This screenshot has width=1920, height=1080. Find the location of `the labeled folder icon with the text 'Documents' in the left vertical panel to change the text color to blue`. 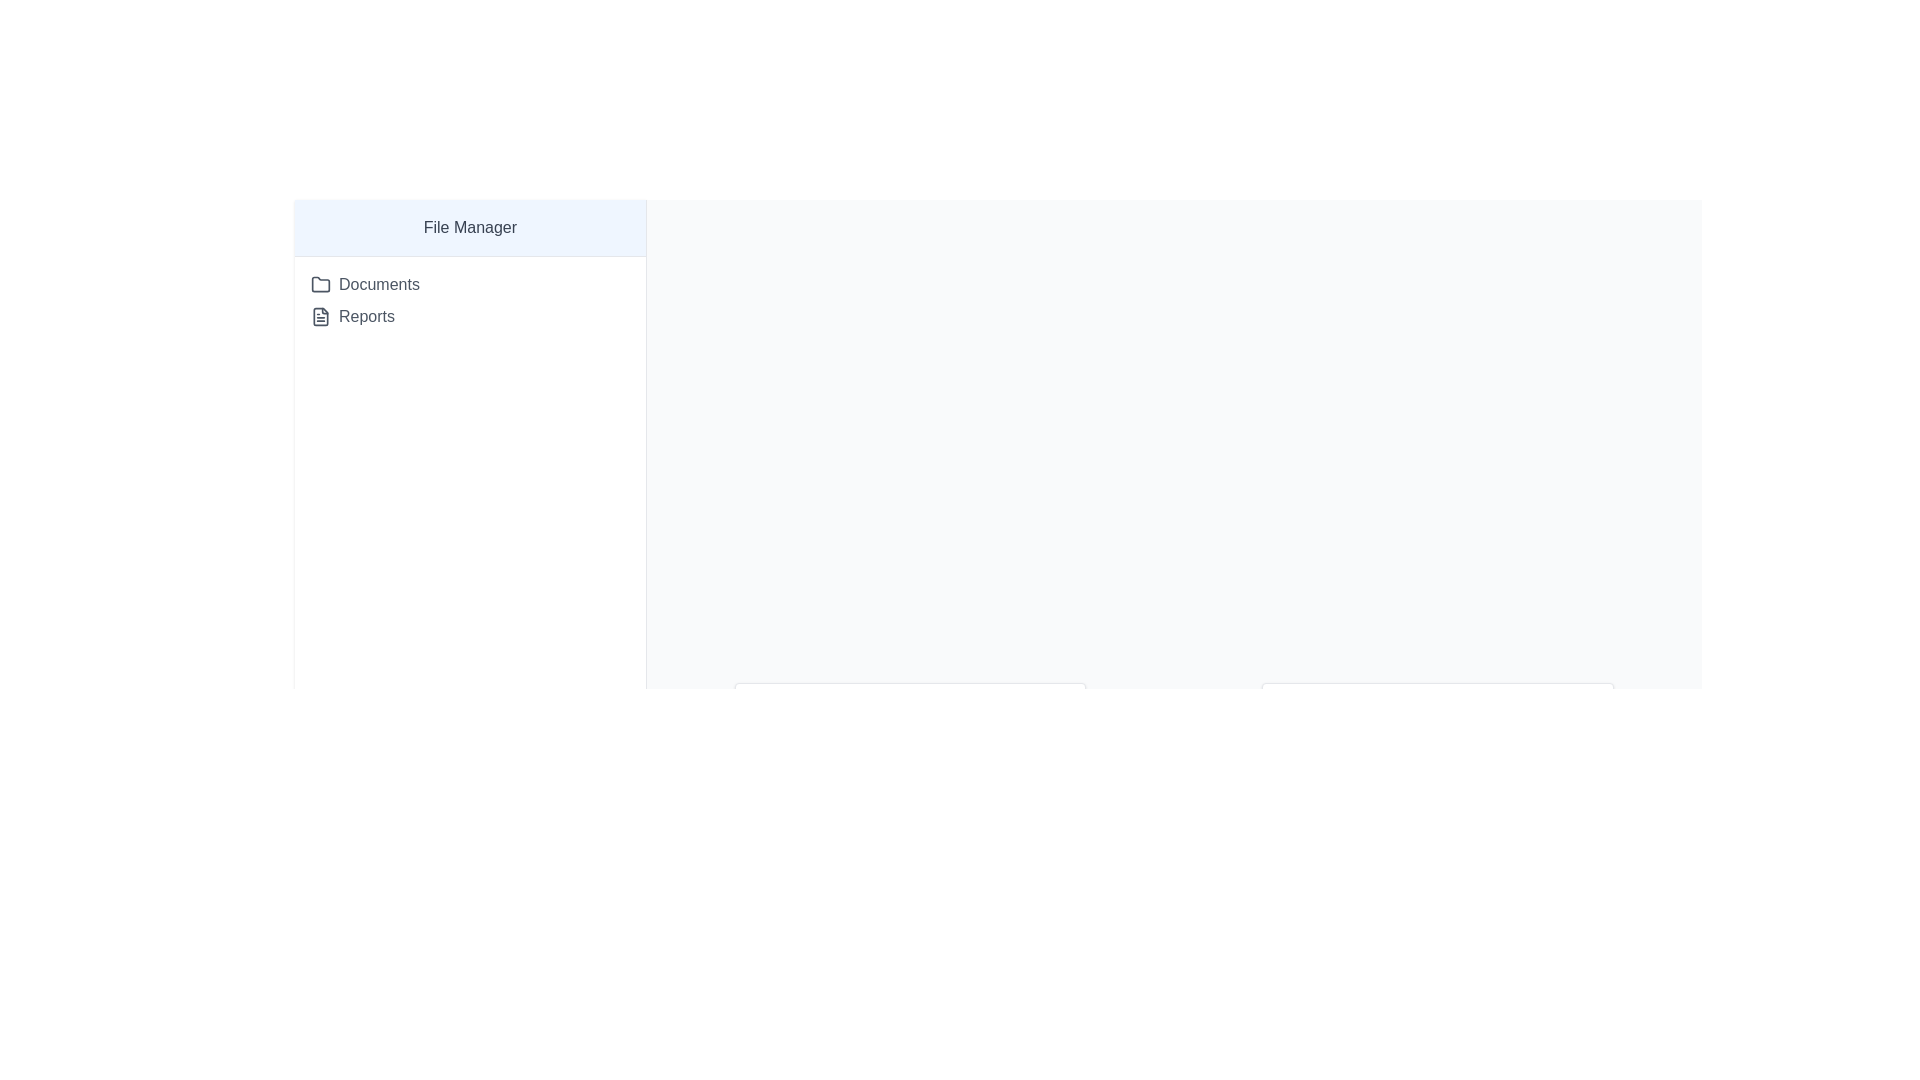

the labeled folder icon with the text 'Documents' in the left vertical panel to change the text color to blue is located at coordinates (365, 285).